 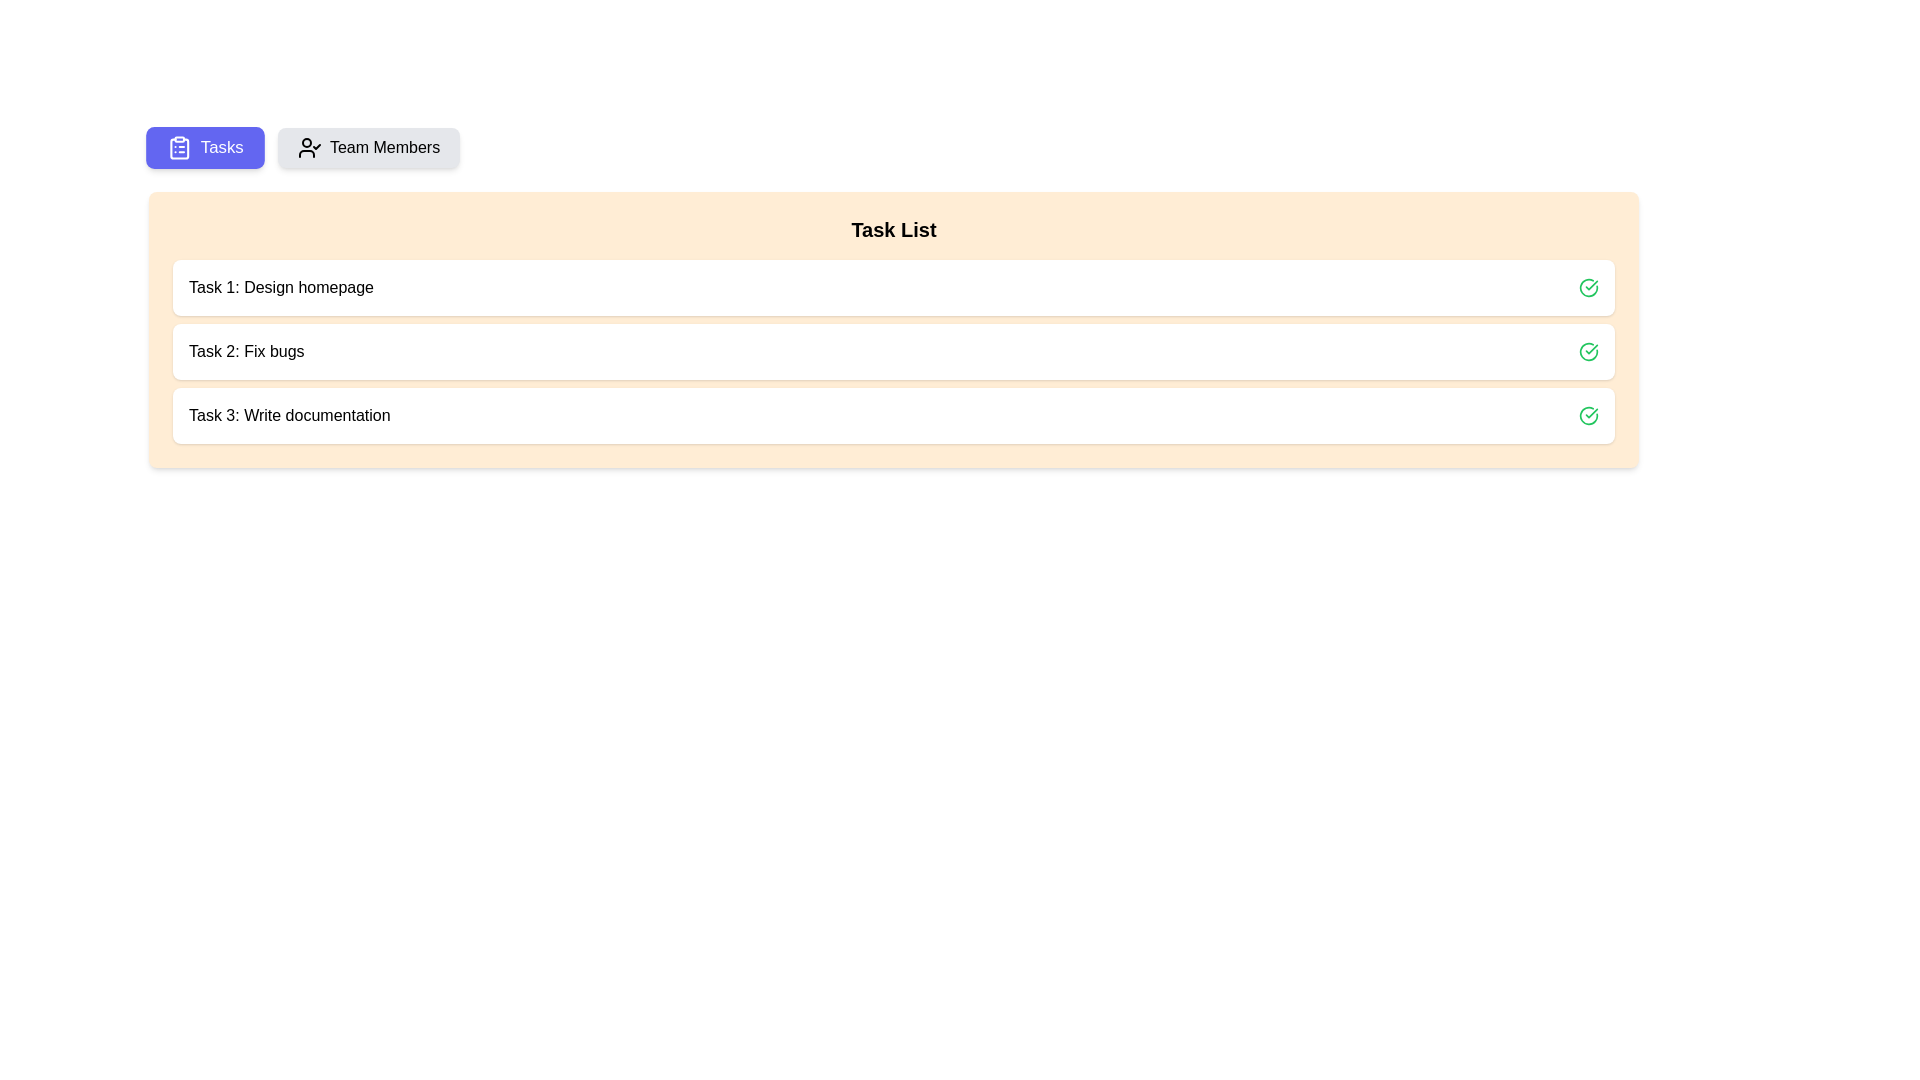 What do you see at coordinates (205, 146) in the screenshot?
I see `the blue button labeled 'Tasks' with a clipboard icon on the left` at bounding box center [205, 146].